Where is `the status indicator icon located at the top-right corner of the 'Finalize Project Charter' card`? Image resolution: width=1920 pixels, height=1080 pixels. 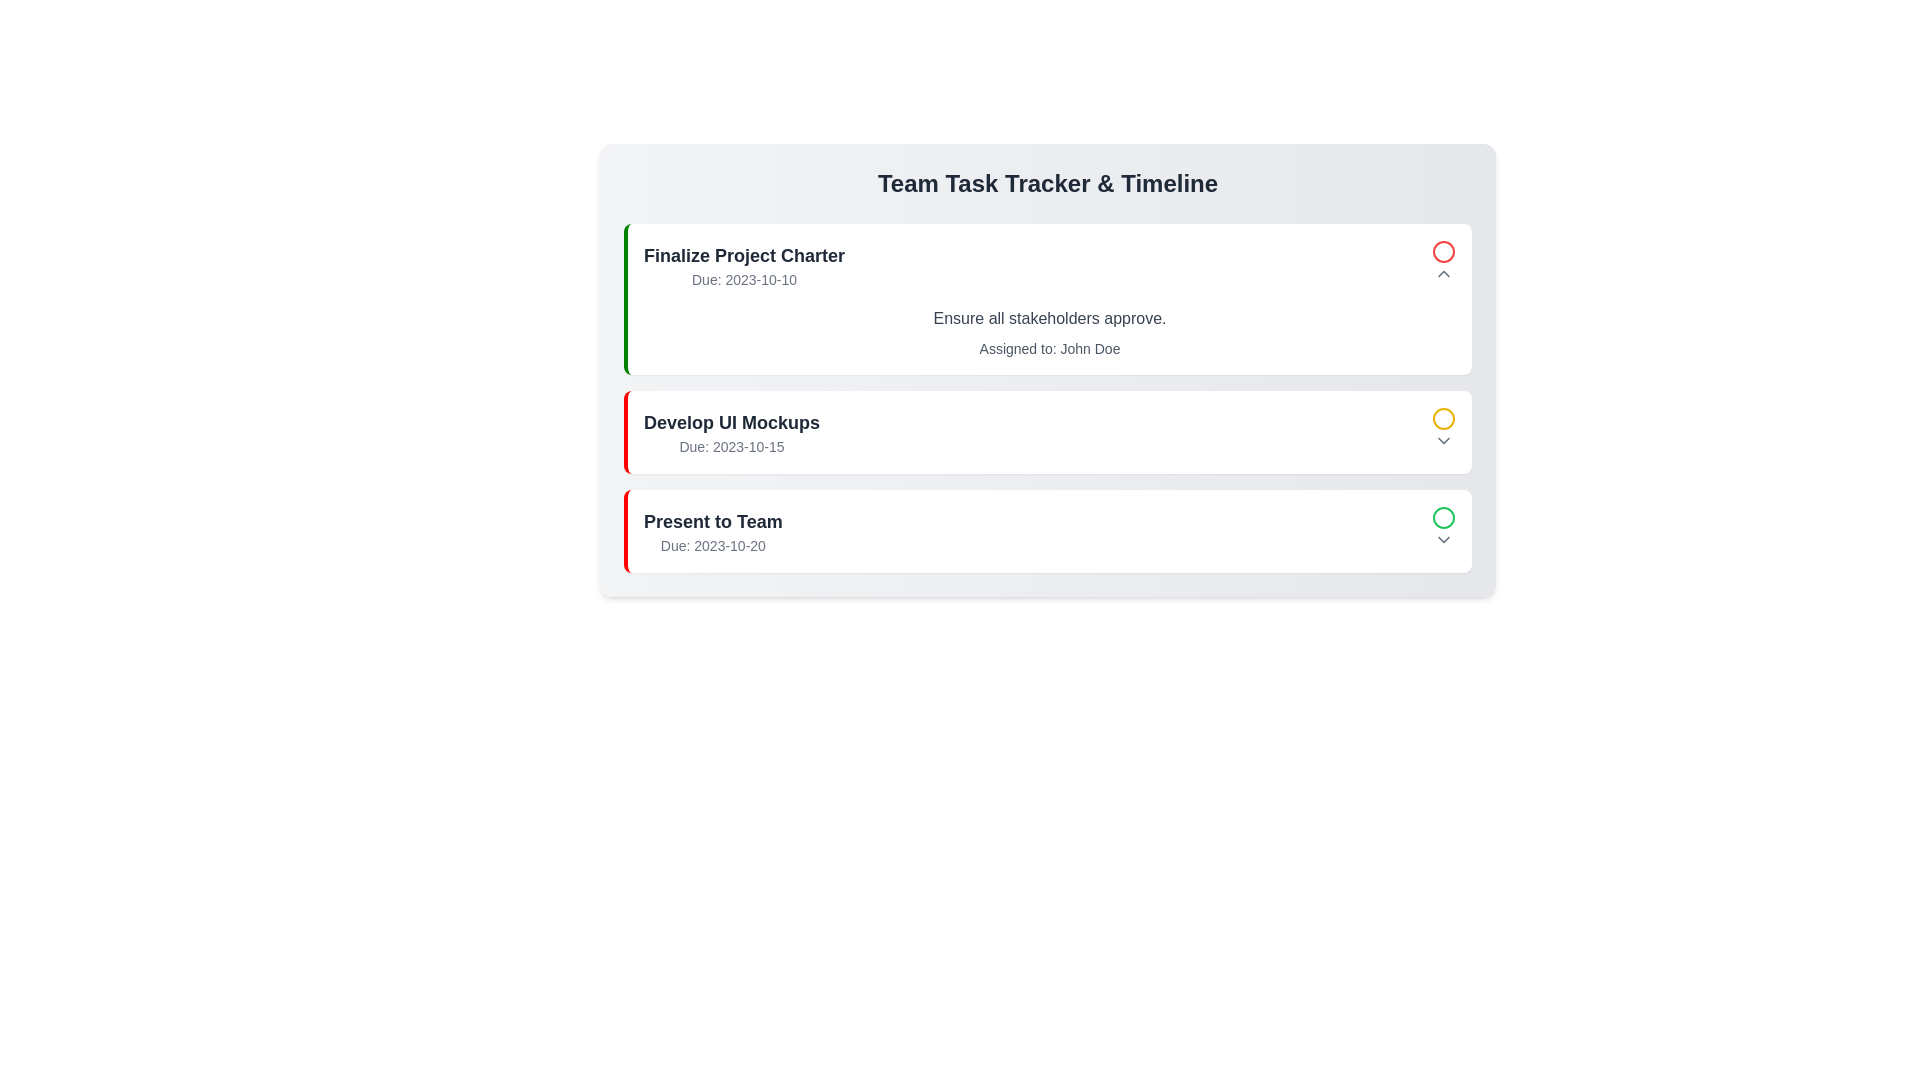
the status indicator icon located at the top-right corner of the 'Finalize Project Charter' card is located at coordinates (1444, 264).